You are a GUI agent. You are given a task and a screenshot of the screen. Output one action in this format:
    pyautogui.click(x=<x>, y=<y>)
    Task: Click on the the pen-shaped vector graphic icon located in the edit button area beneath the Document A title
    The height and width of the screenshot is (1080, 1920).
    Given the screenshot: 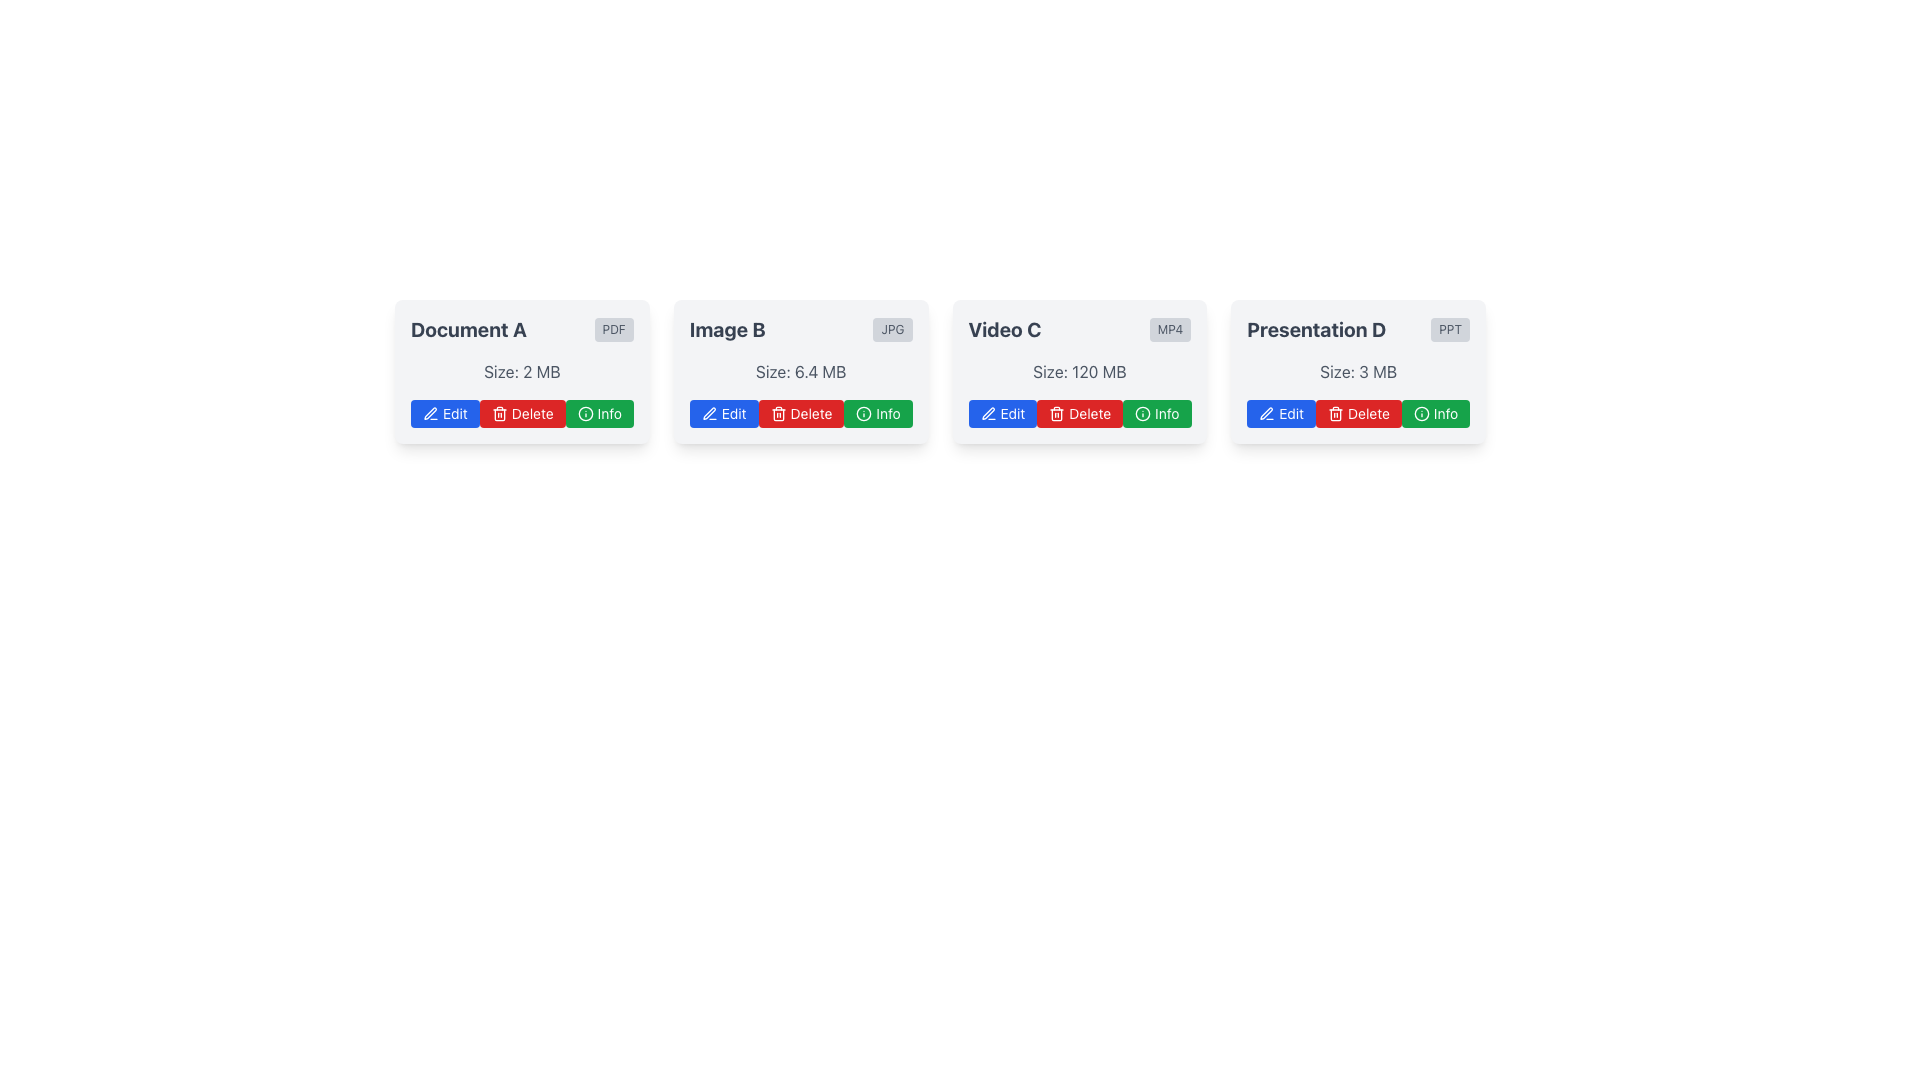 What is the action you would take?
    pyautogui.click(x=429, y=412)
    